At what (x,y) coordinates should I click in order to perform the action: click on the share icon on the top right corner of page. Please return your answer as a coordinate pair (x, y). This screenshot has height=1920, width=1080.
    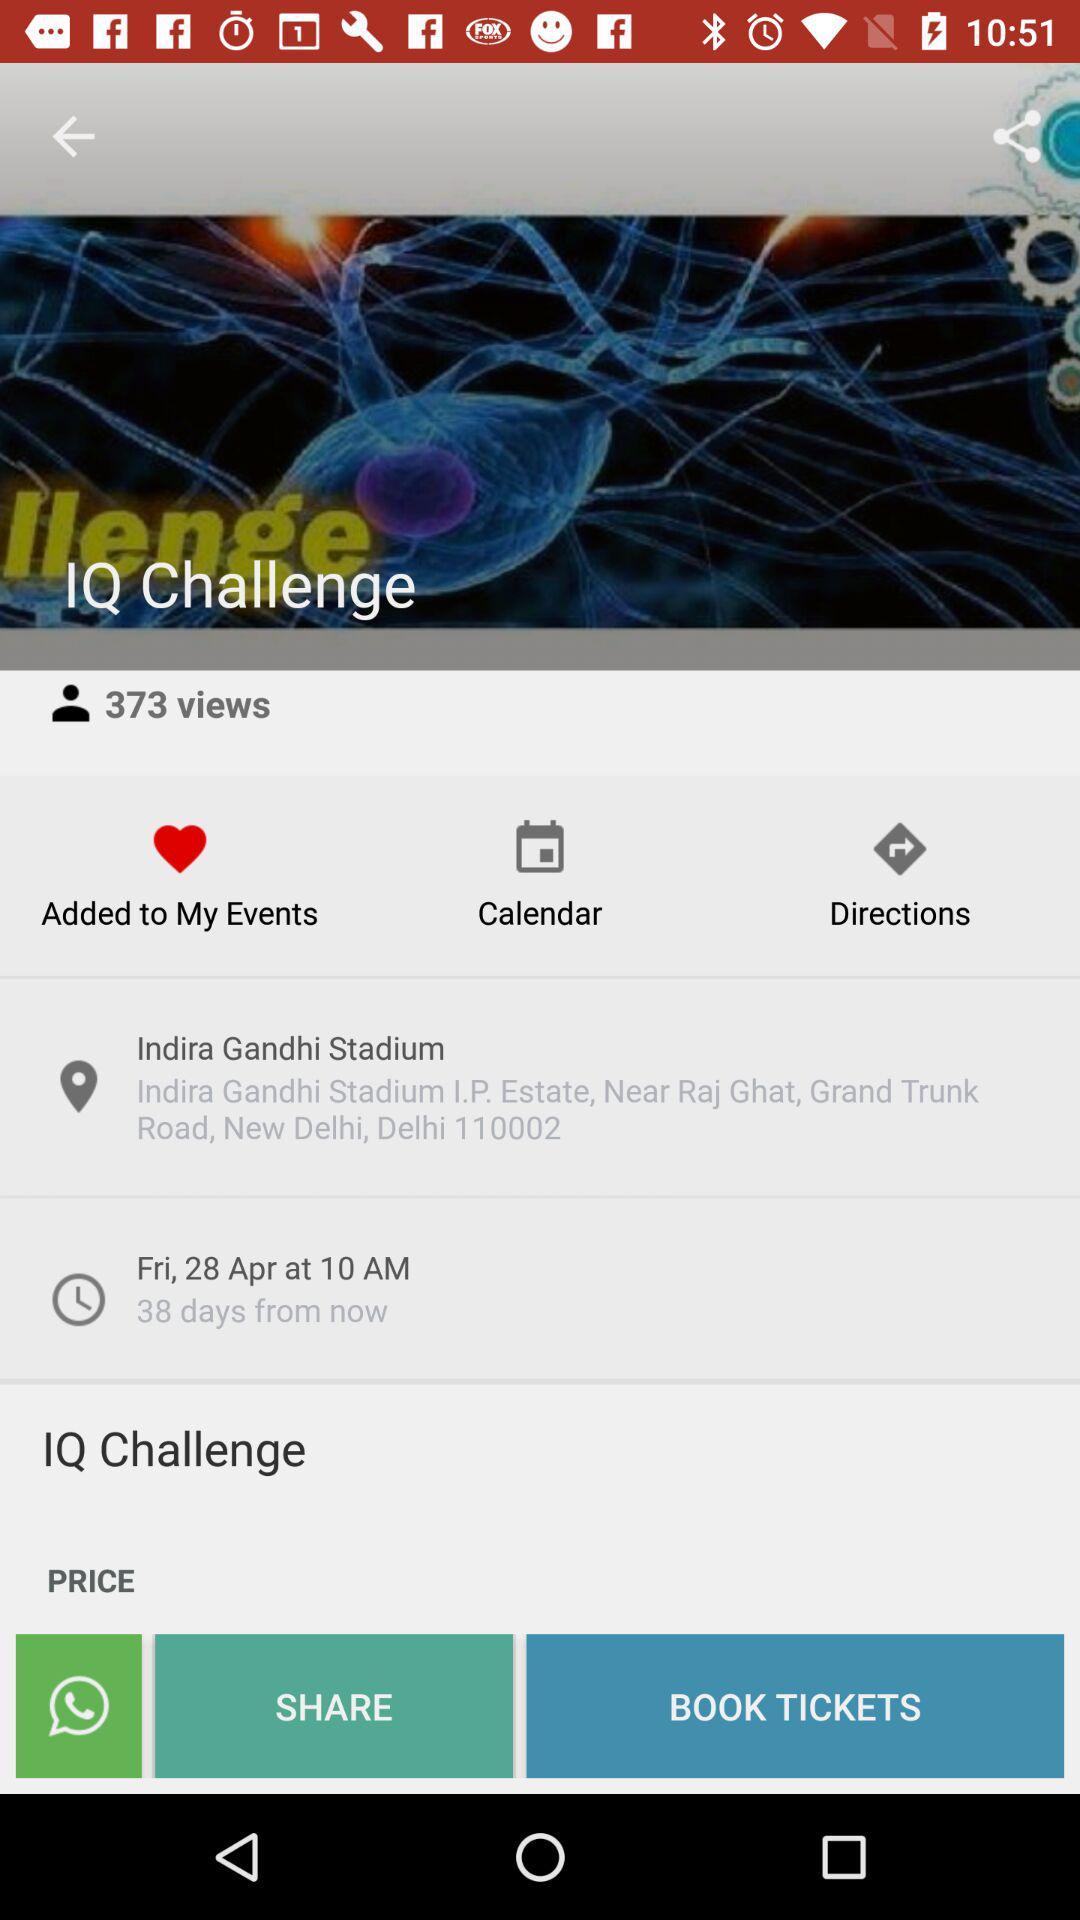
    Looking at the image, I should click on (1017, 136).